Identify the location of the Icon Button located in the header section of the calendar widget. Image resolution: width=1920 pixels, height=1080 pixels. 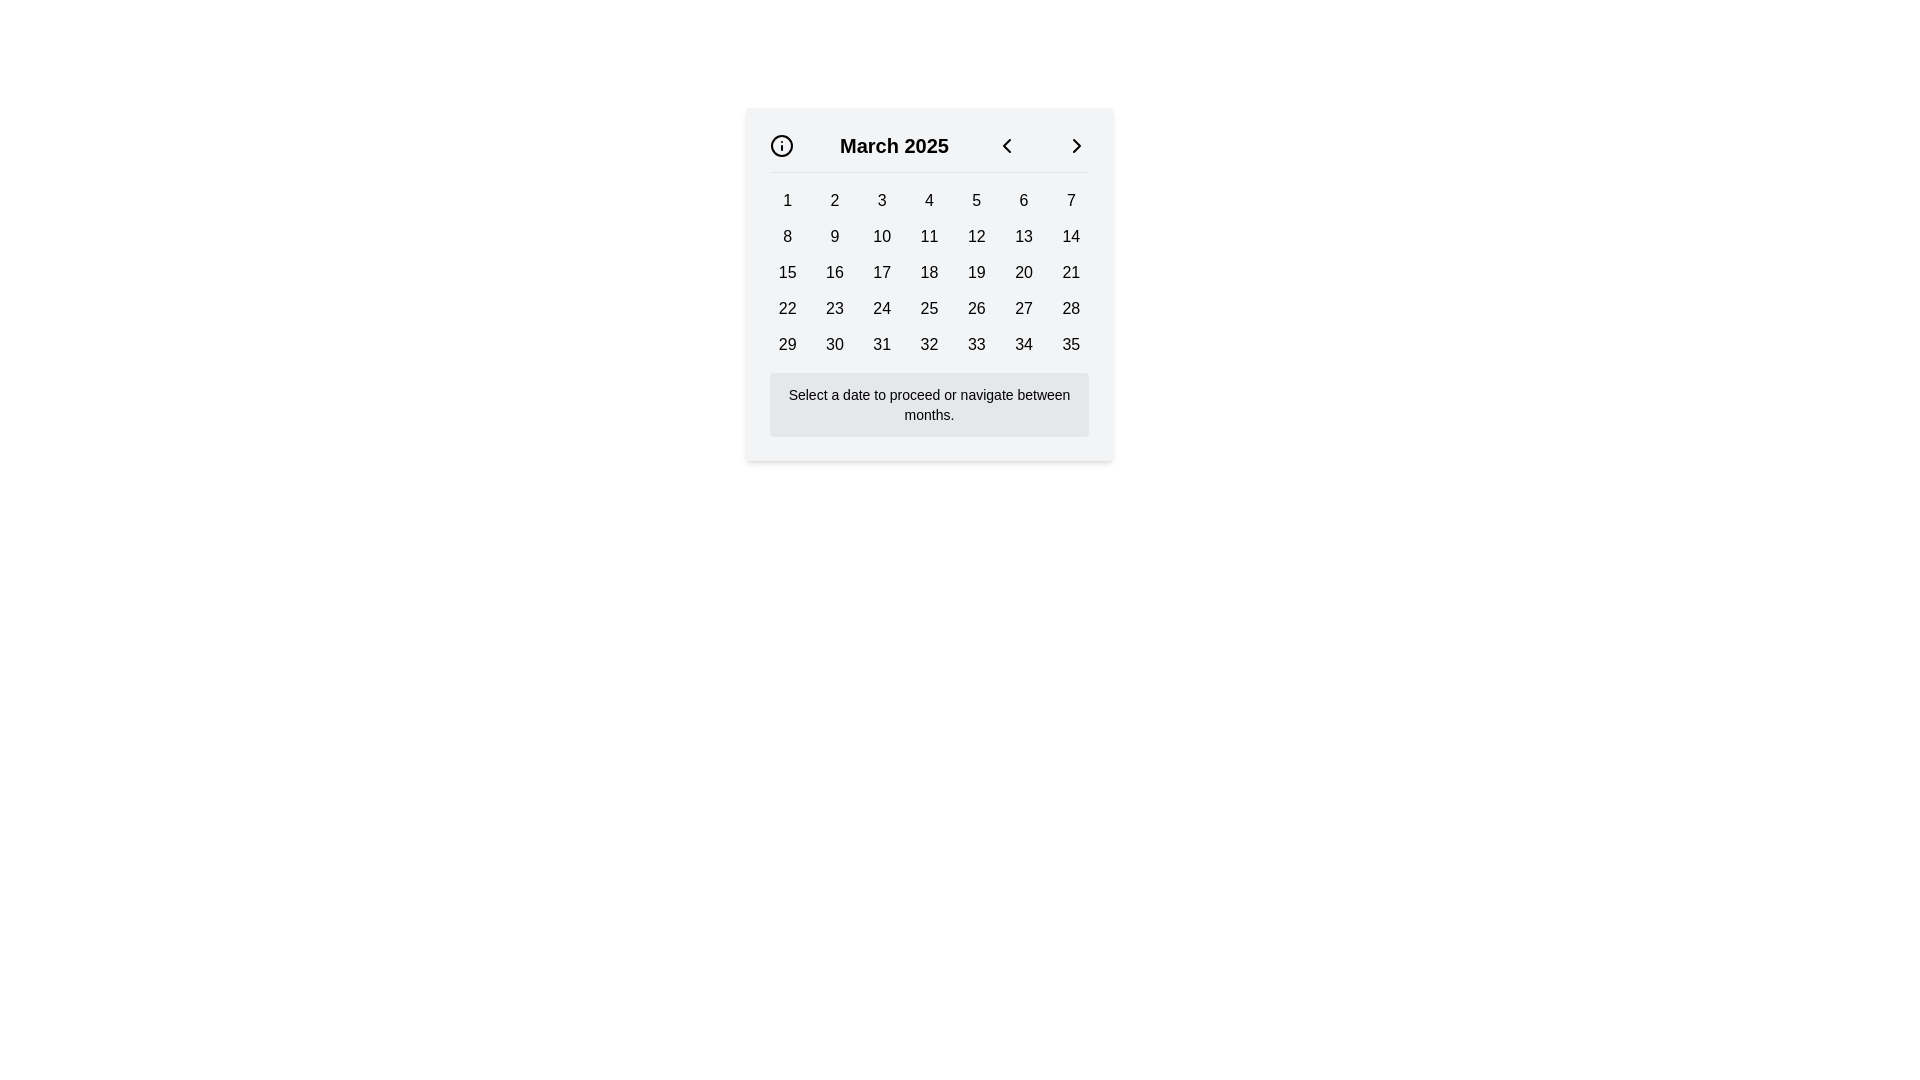
(1075, 145).